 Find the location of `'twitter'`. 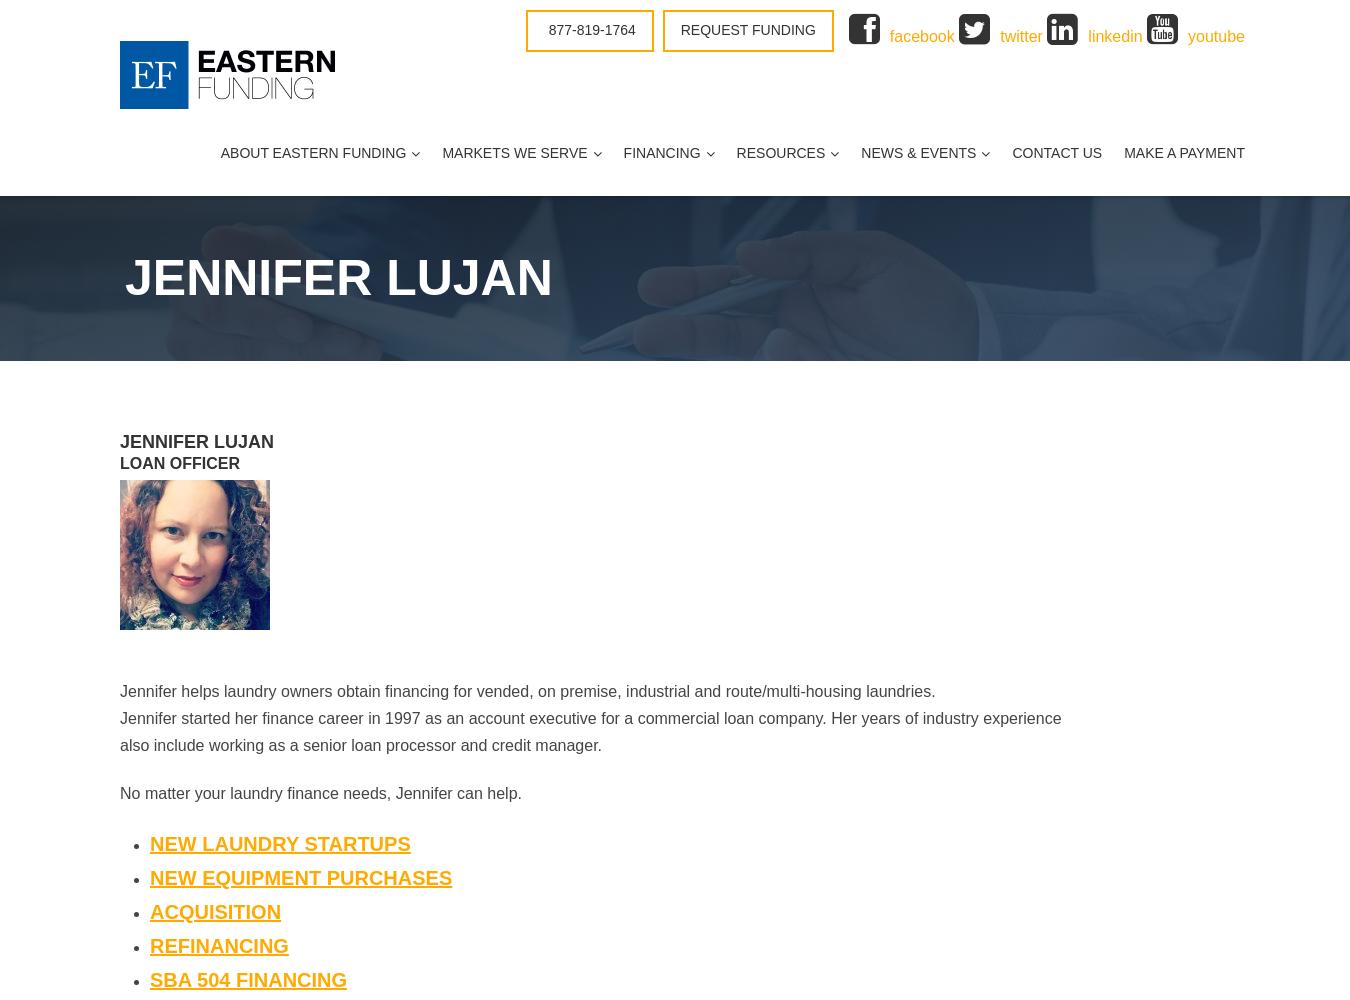

'twitter' is located at coordinates (1021, 36).